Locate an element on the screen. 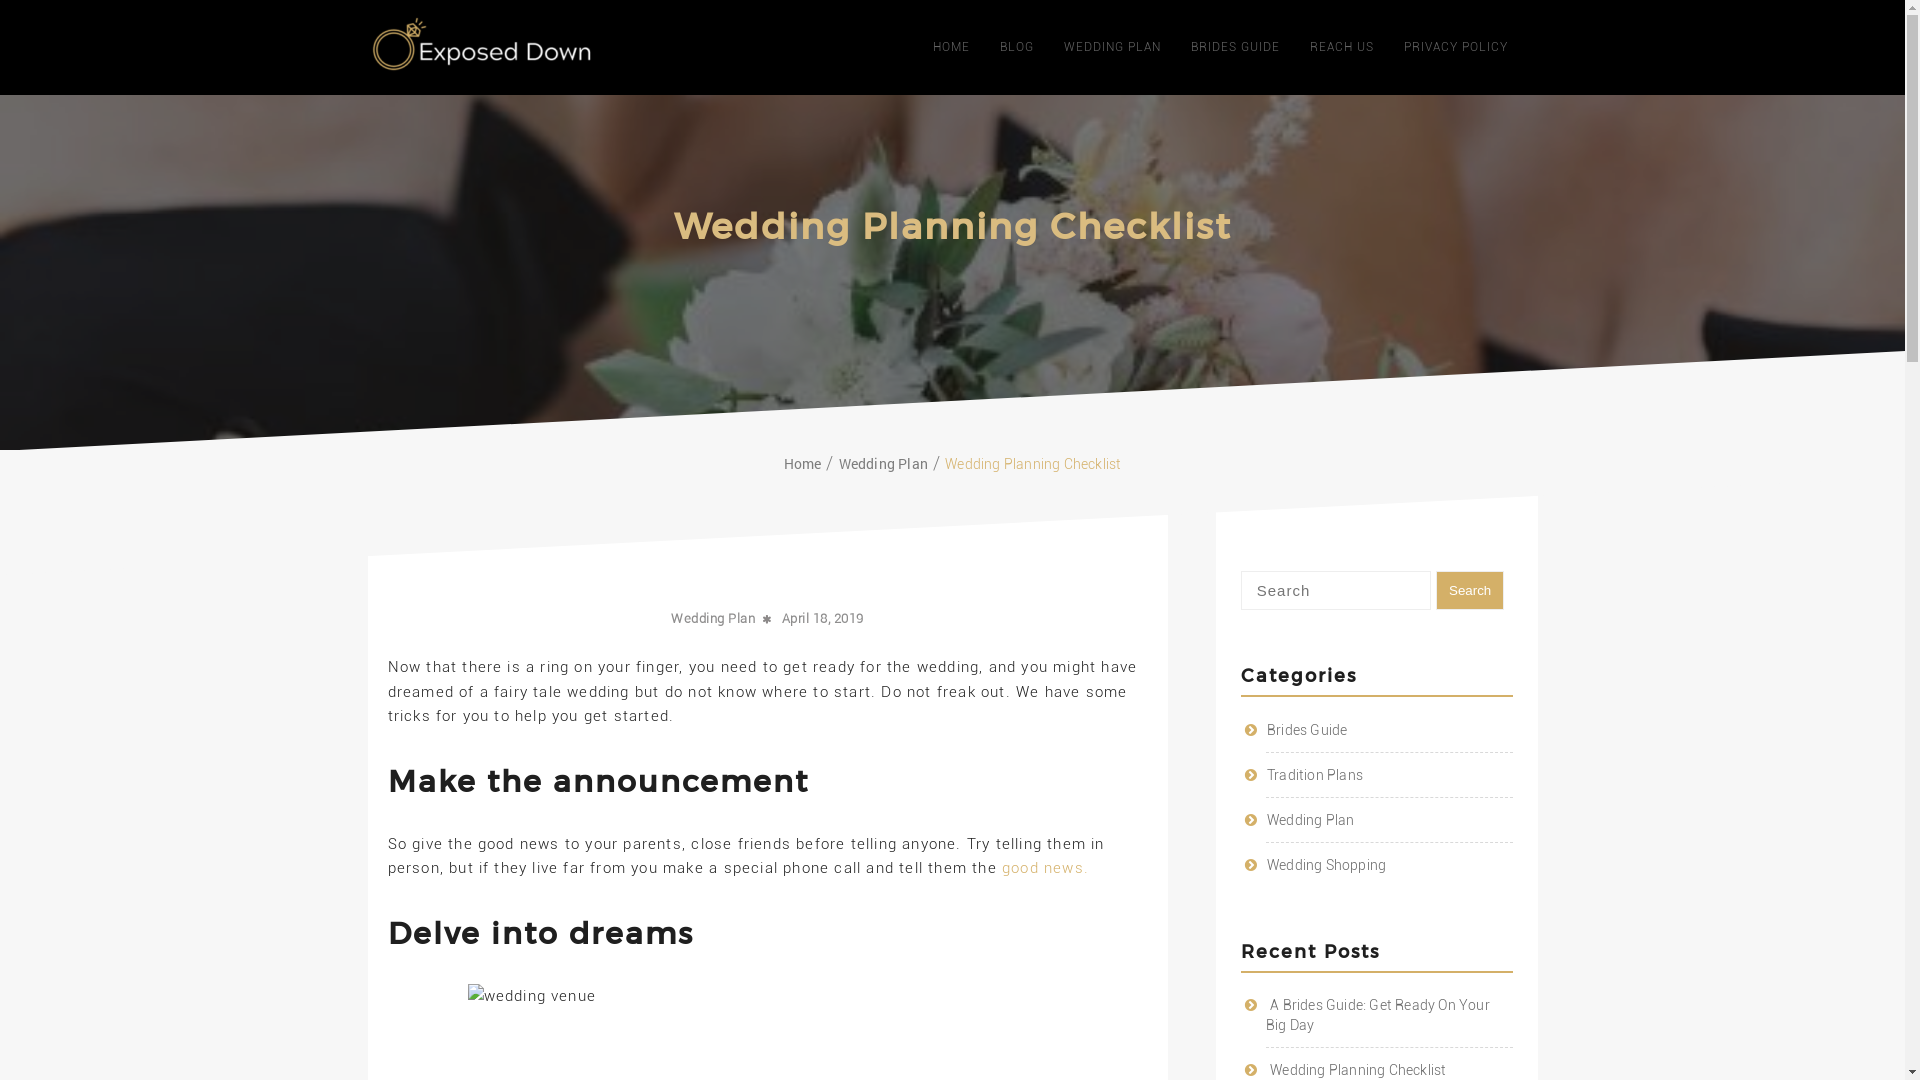  'Brides Guide' is located at coordinates (1306, 729).